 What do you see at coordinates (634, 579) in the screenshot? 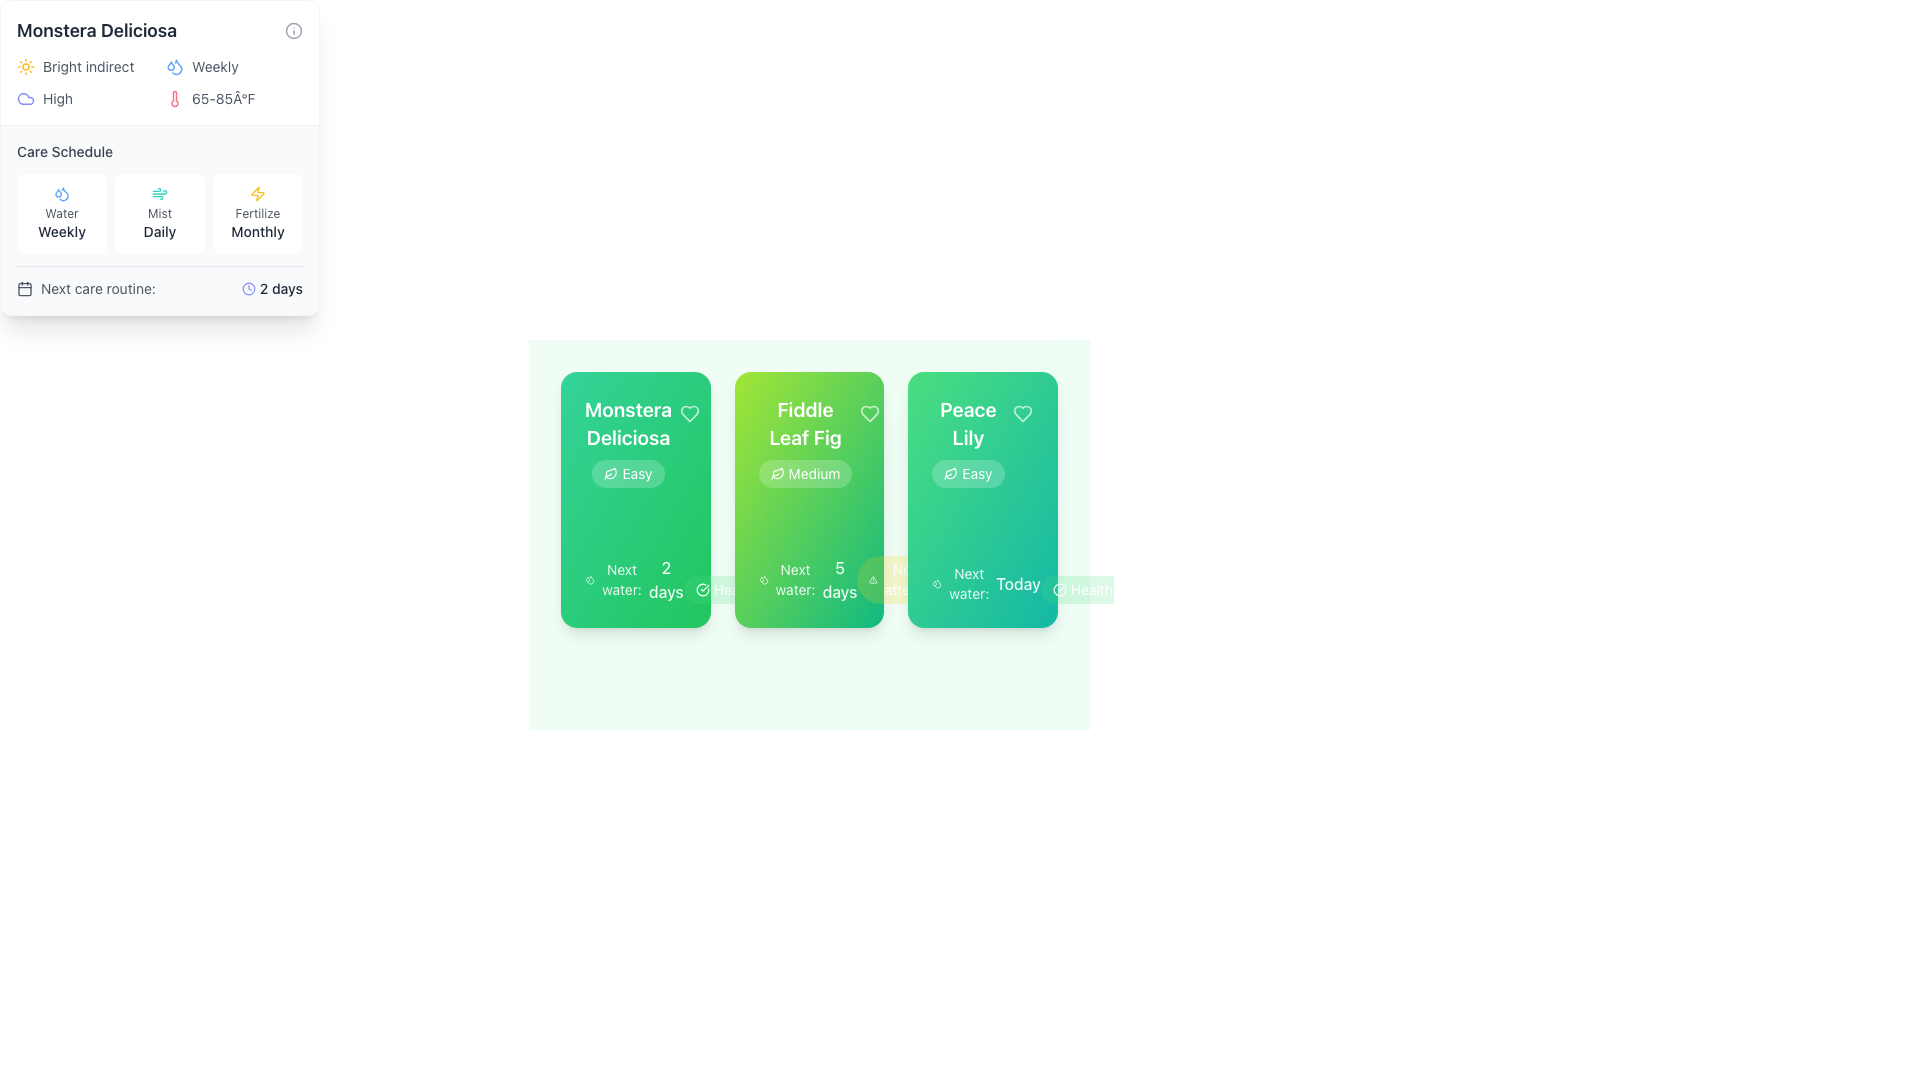
I see `the text portion of the 'Next water: 2 days Healthy' display element, which is located at the bottom of the 'Monstera Deliciosa' card, indicated by the white text on a green background` at bounding box center [634, 579].